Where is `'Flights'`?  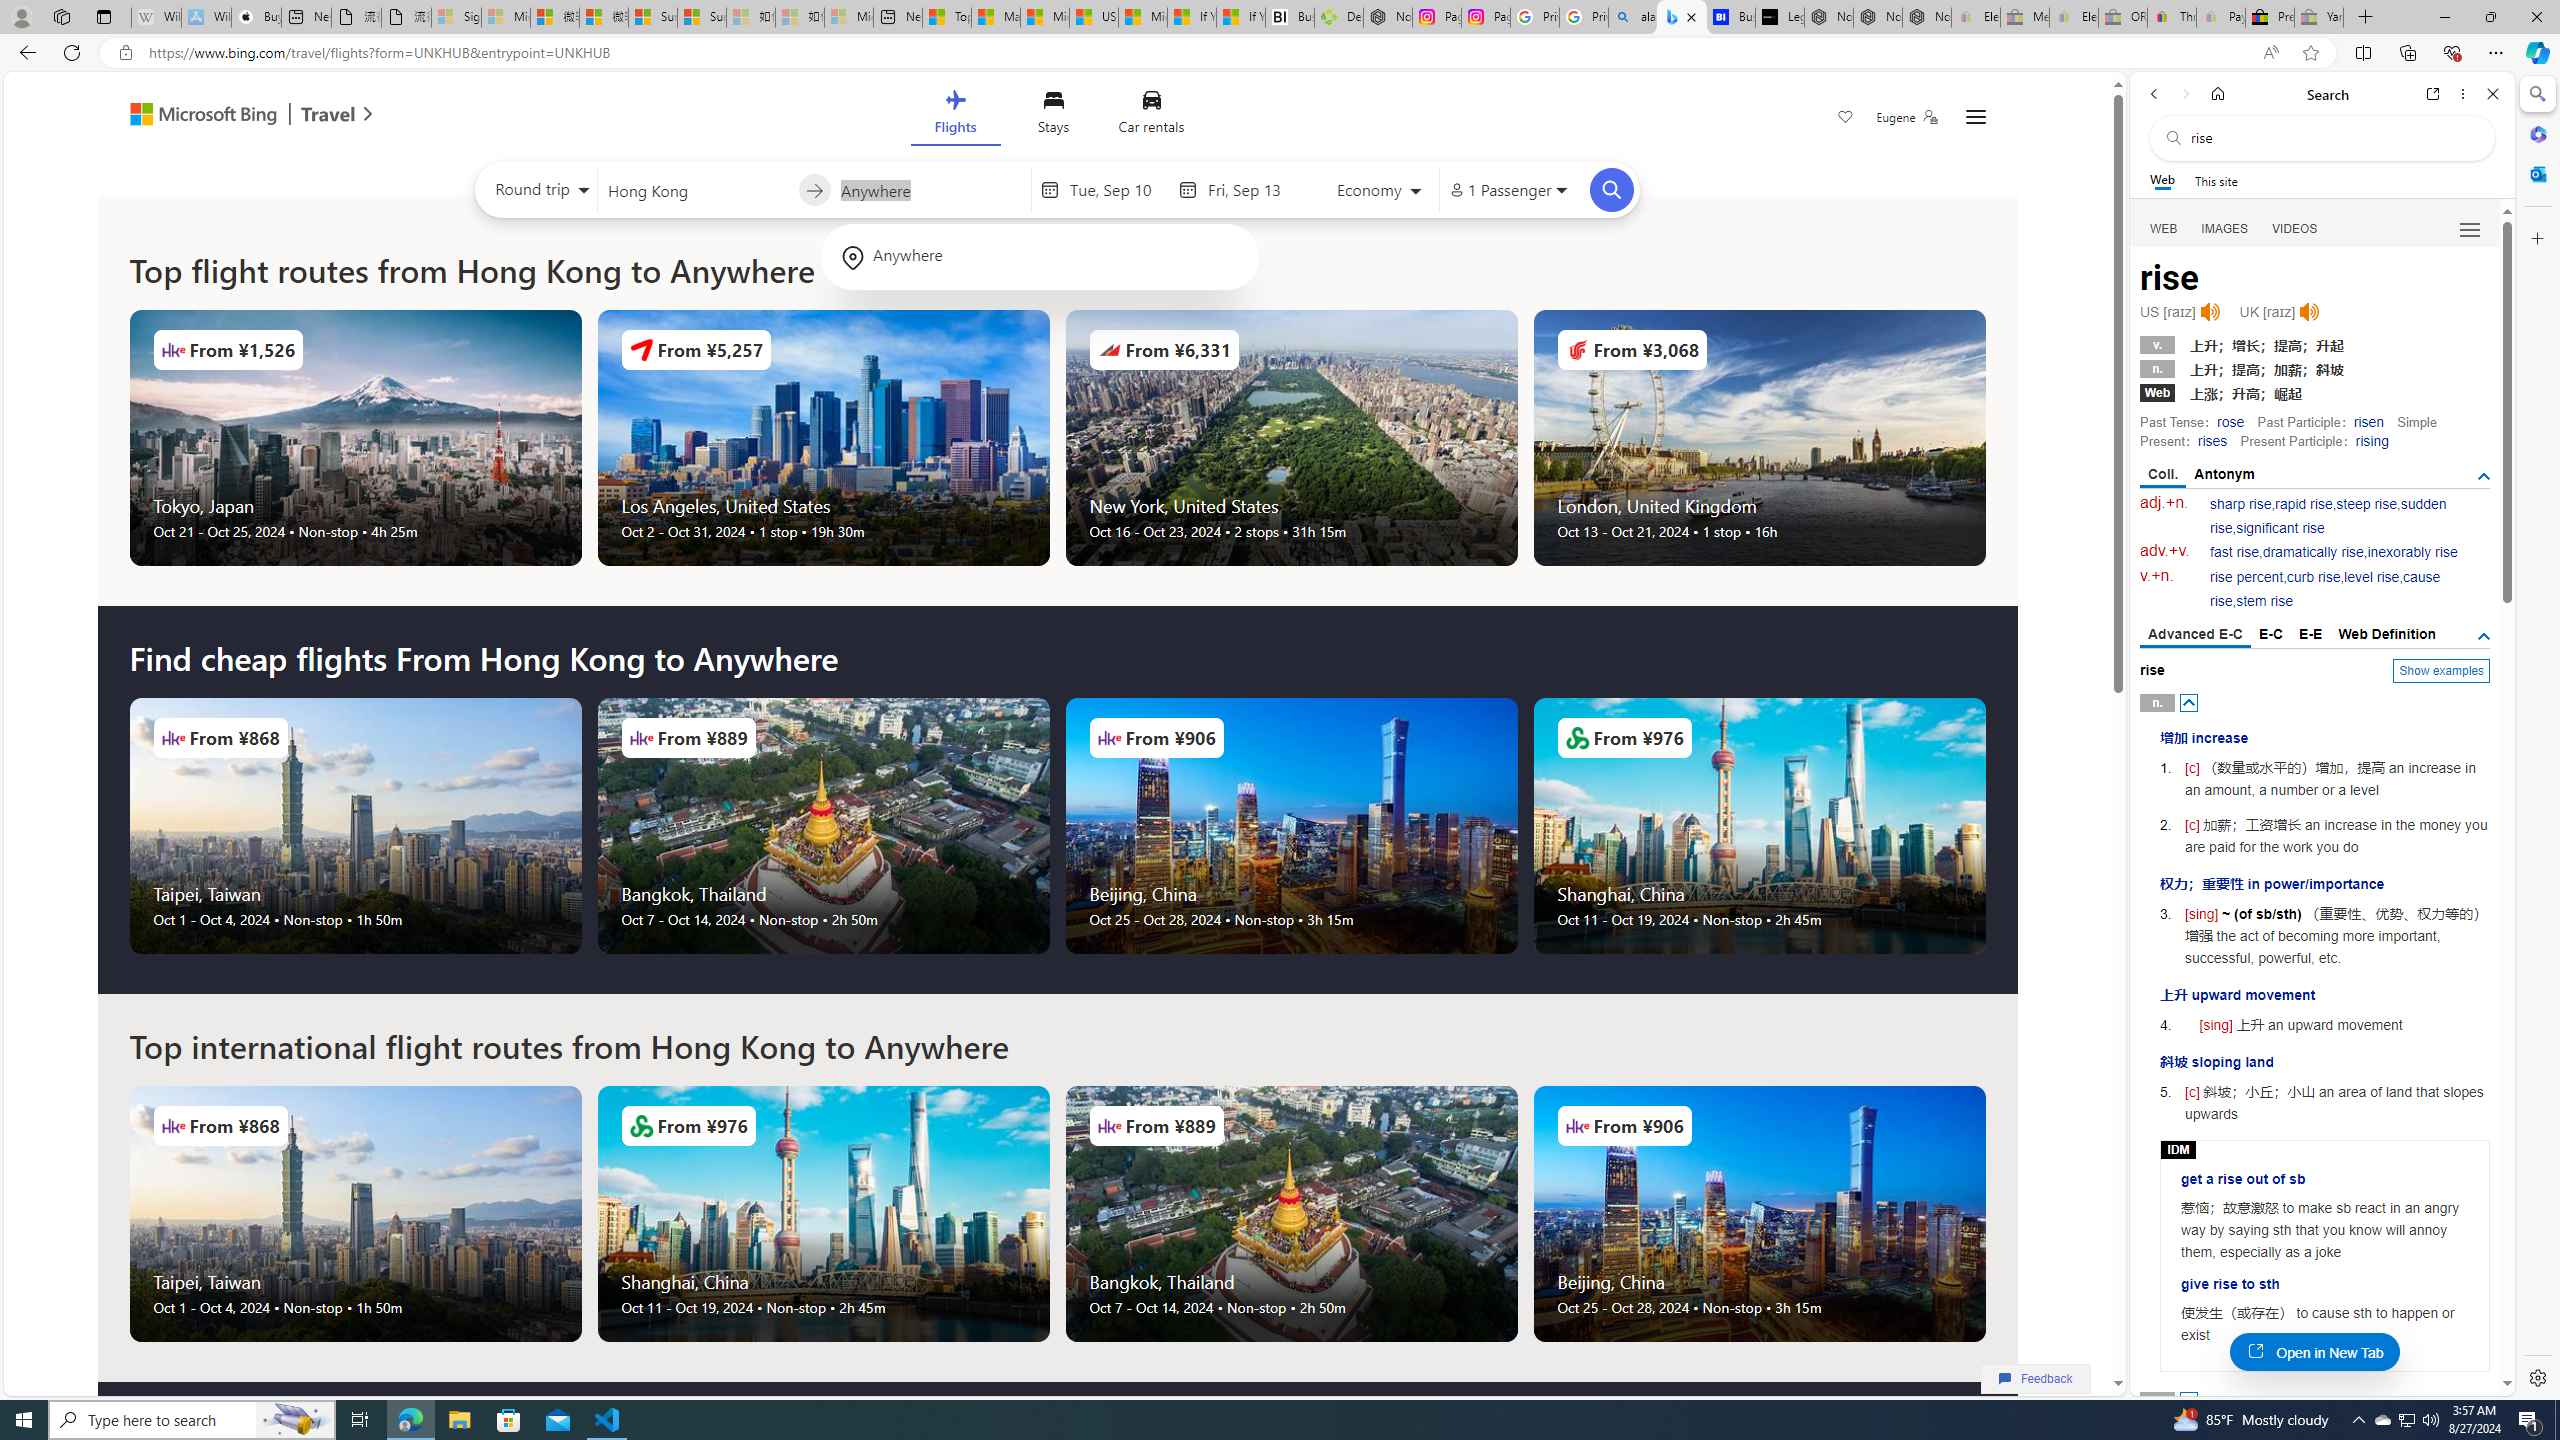
'Flights' is located at coordinates (953, 115).